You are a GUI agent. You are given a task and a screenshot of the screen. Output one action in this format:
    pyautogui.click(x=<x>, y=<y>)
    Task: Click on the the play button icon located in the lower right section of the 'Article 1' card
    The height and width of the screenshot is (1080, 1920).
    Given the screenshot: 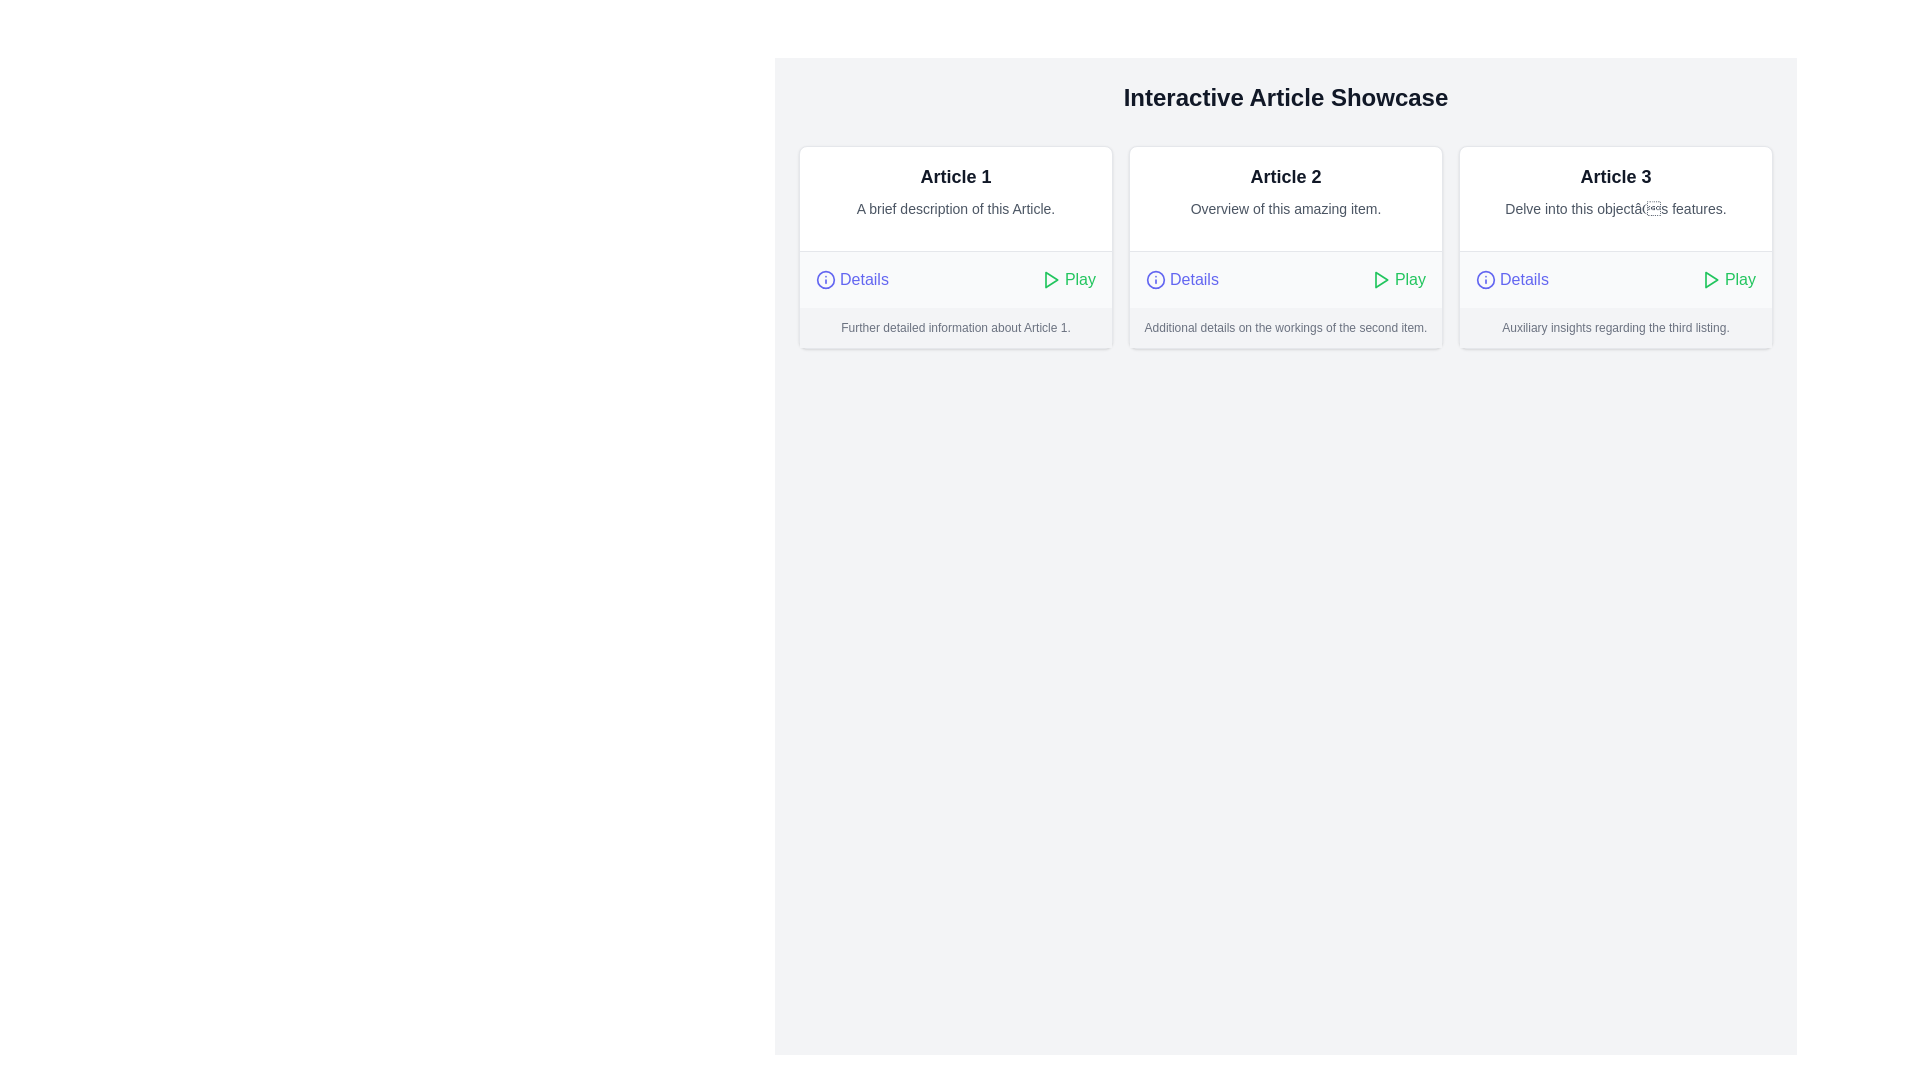 What is the action you would take?
    pyautogui.click(x=1050, y=280)
    